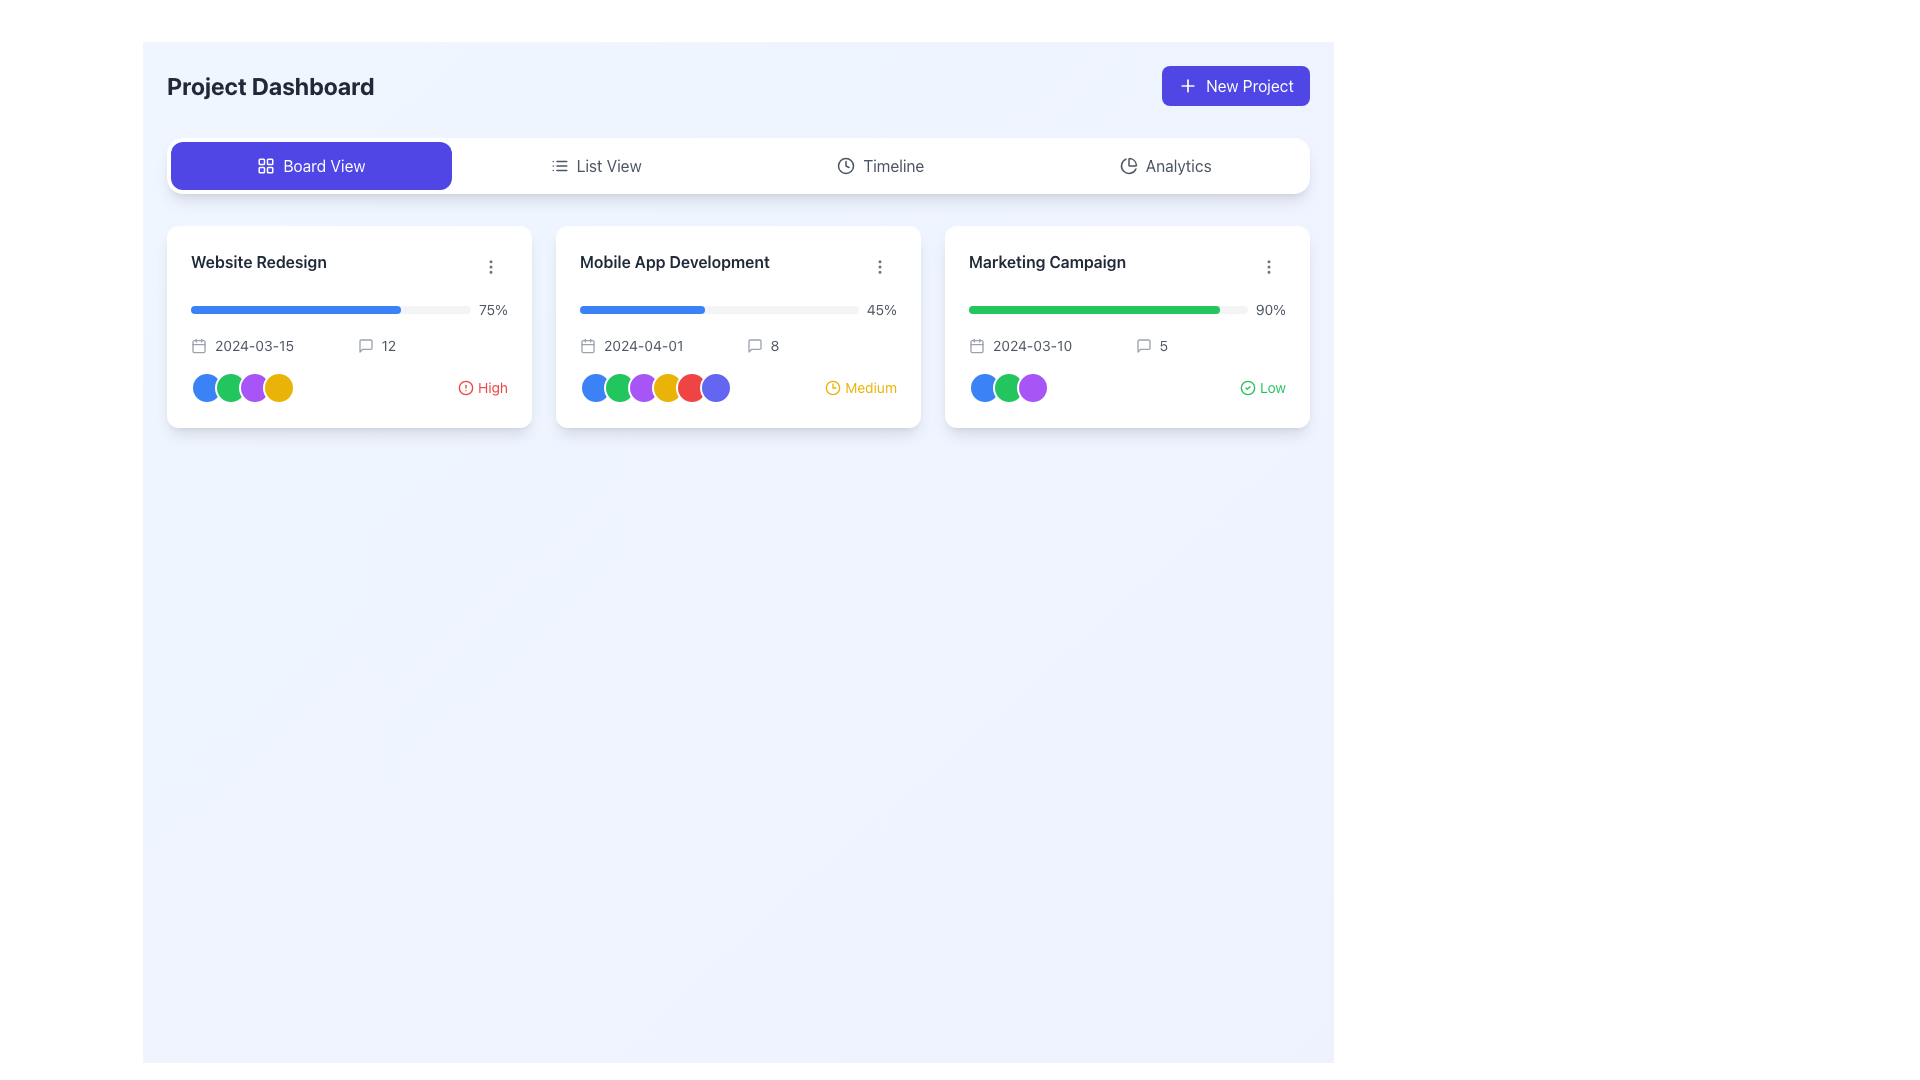  Describe the element at coordinates (608, 164) in the screenshot. I see `text of the label that signifies the list-based view mode option, located in the navigation bar after the 'Board View' button and before the 'Timeline' and 'Analytics' options` at that location.